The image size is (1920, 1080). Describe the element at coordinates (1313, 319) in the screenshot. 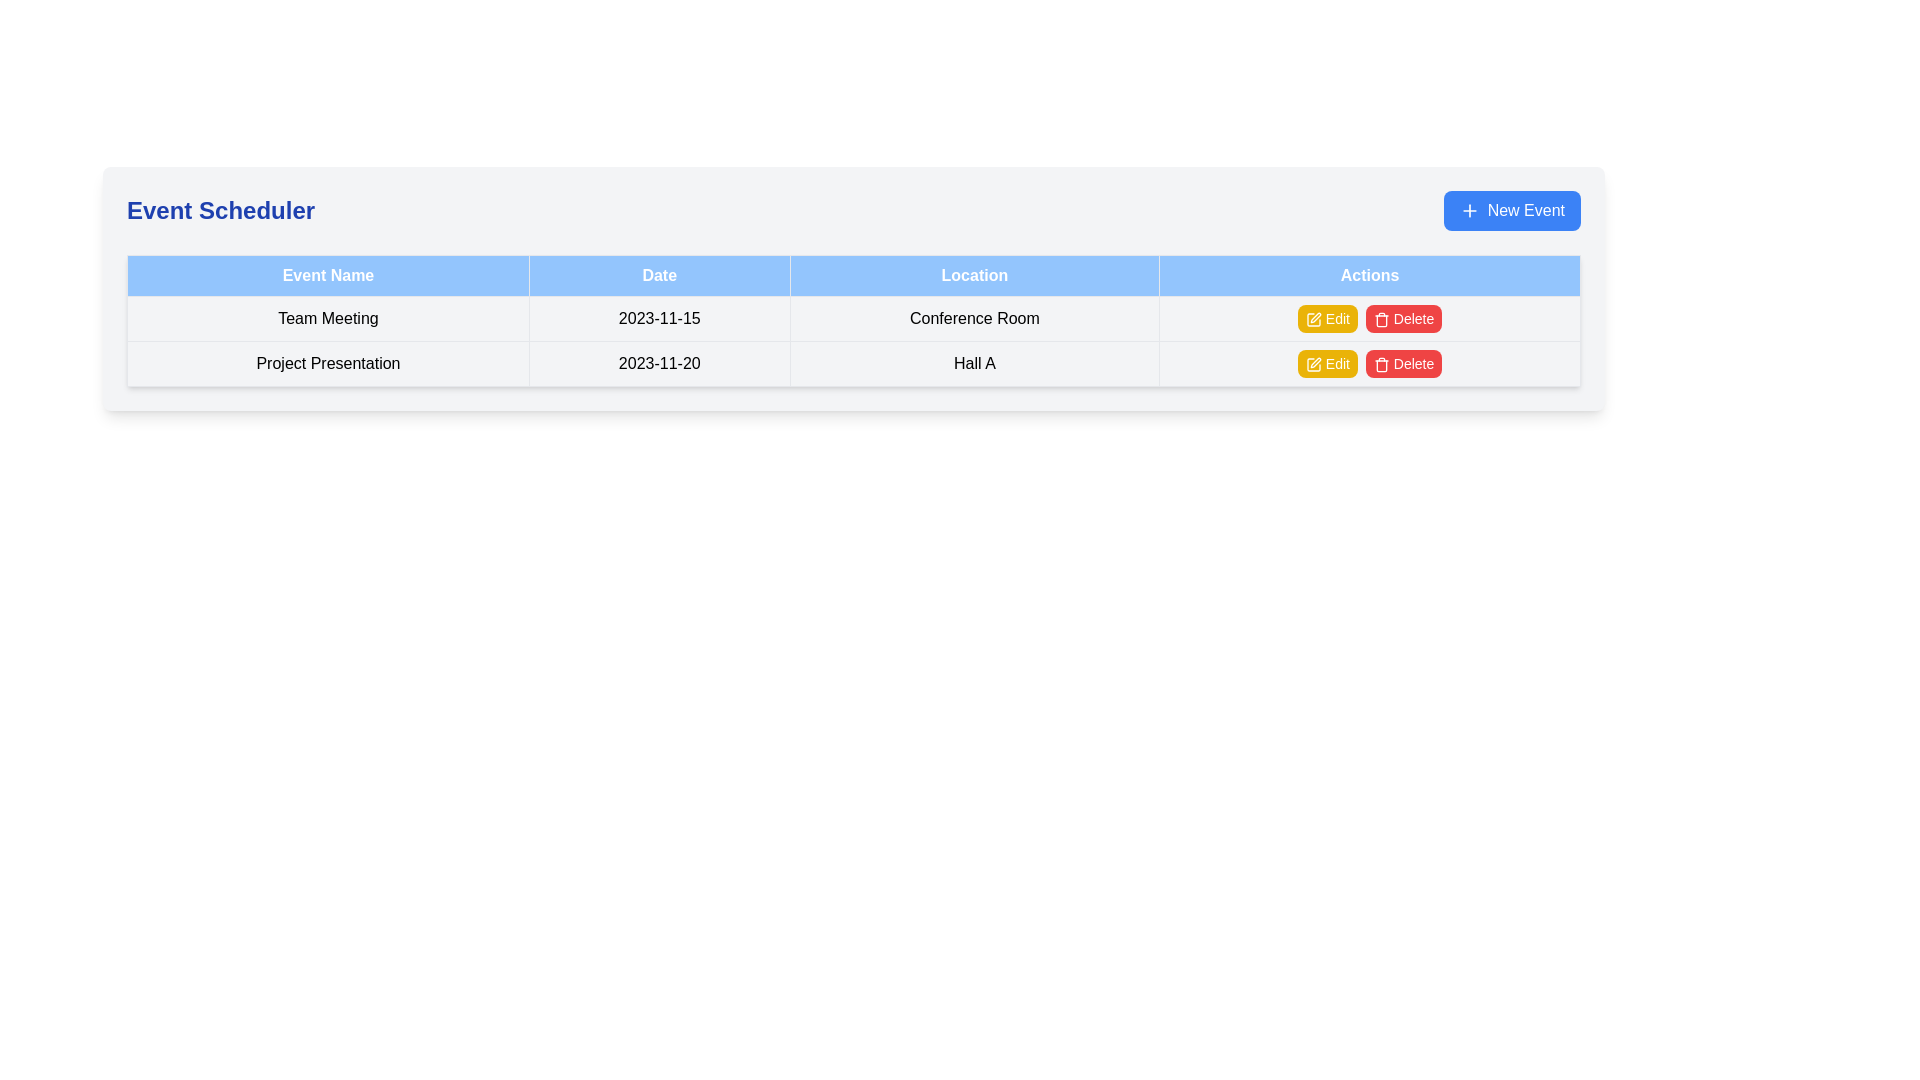

I see `the decorative or functional icon located in the 'Actions' column of the second row, next to the 'Delete' button and aligned with the 'Edit' button` at that location.